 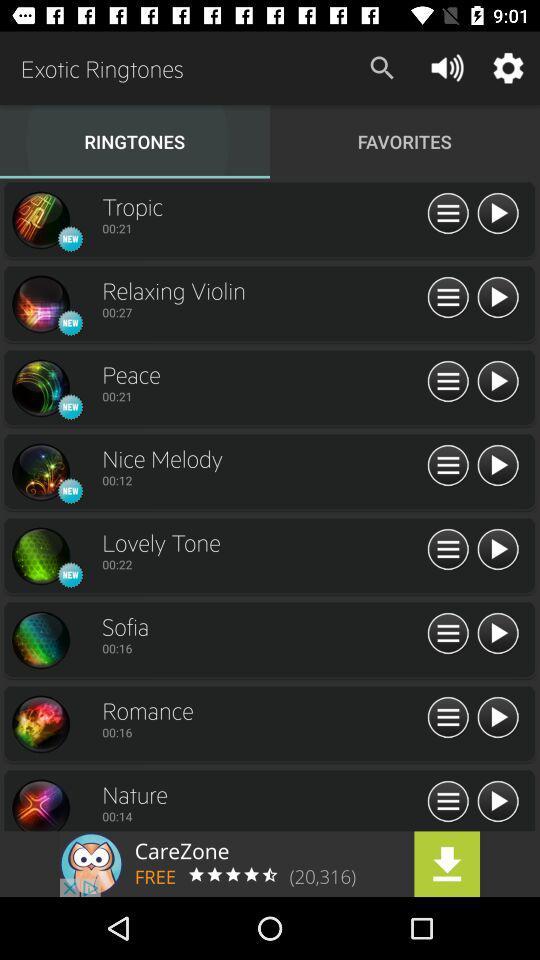 I want to click on playlist, so click(x=448, y=214).